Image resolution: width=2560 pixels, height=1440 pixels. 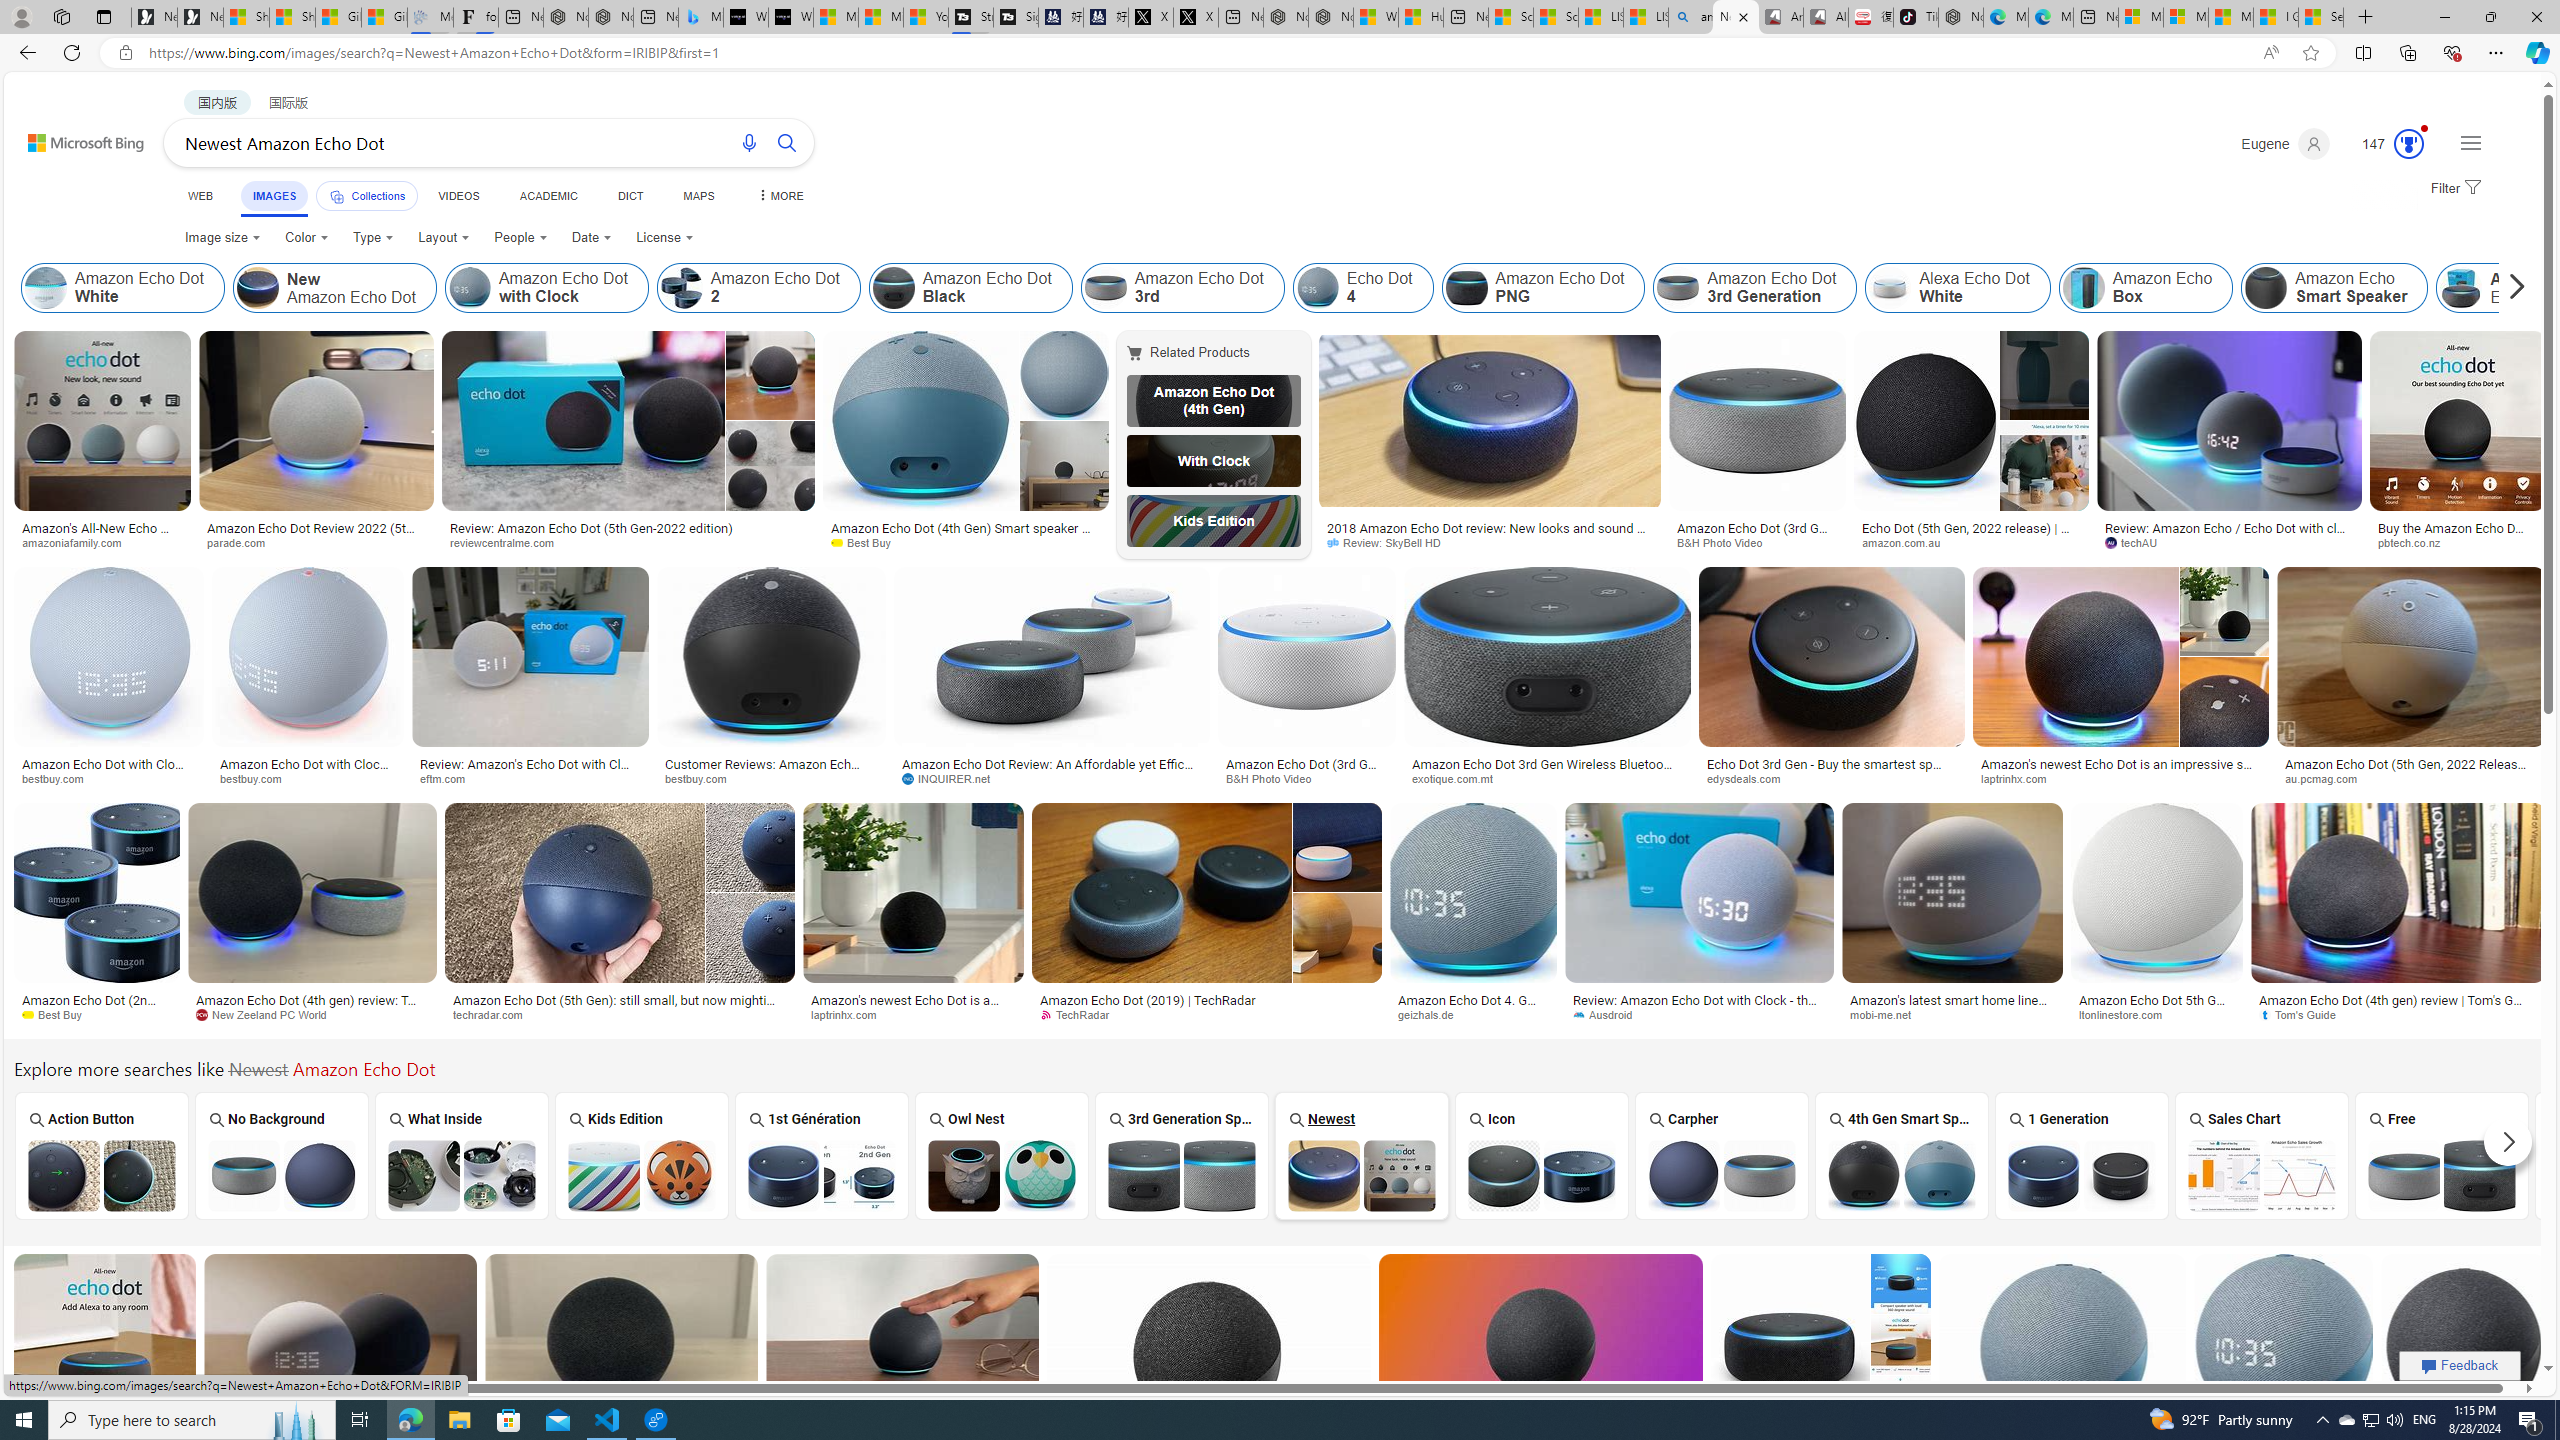 What do you see at coordinates (2507, 287) in the screenshot?
I see `'Class: item col'` at bounding box center [2507, 287].